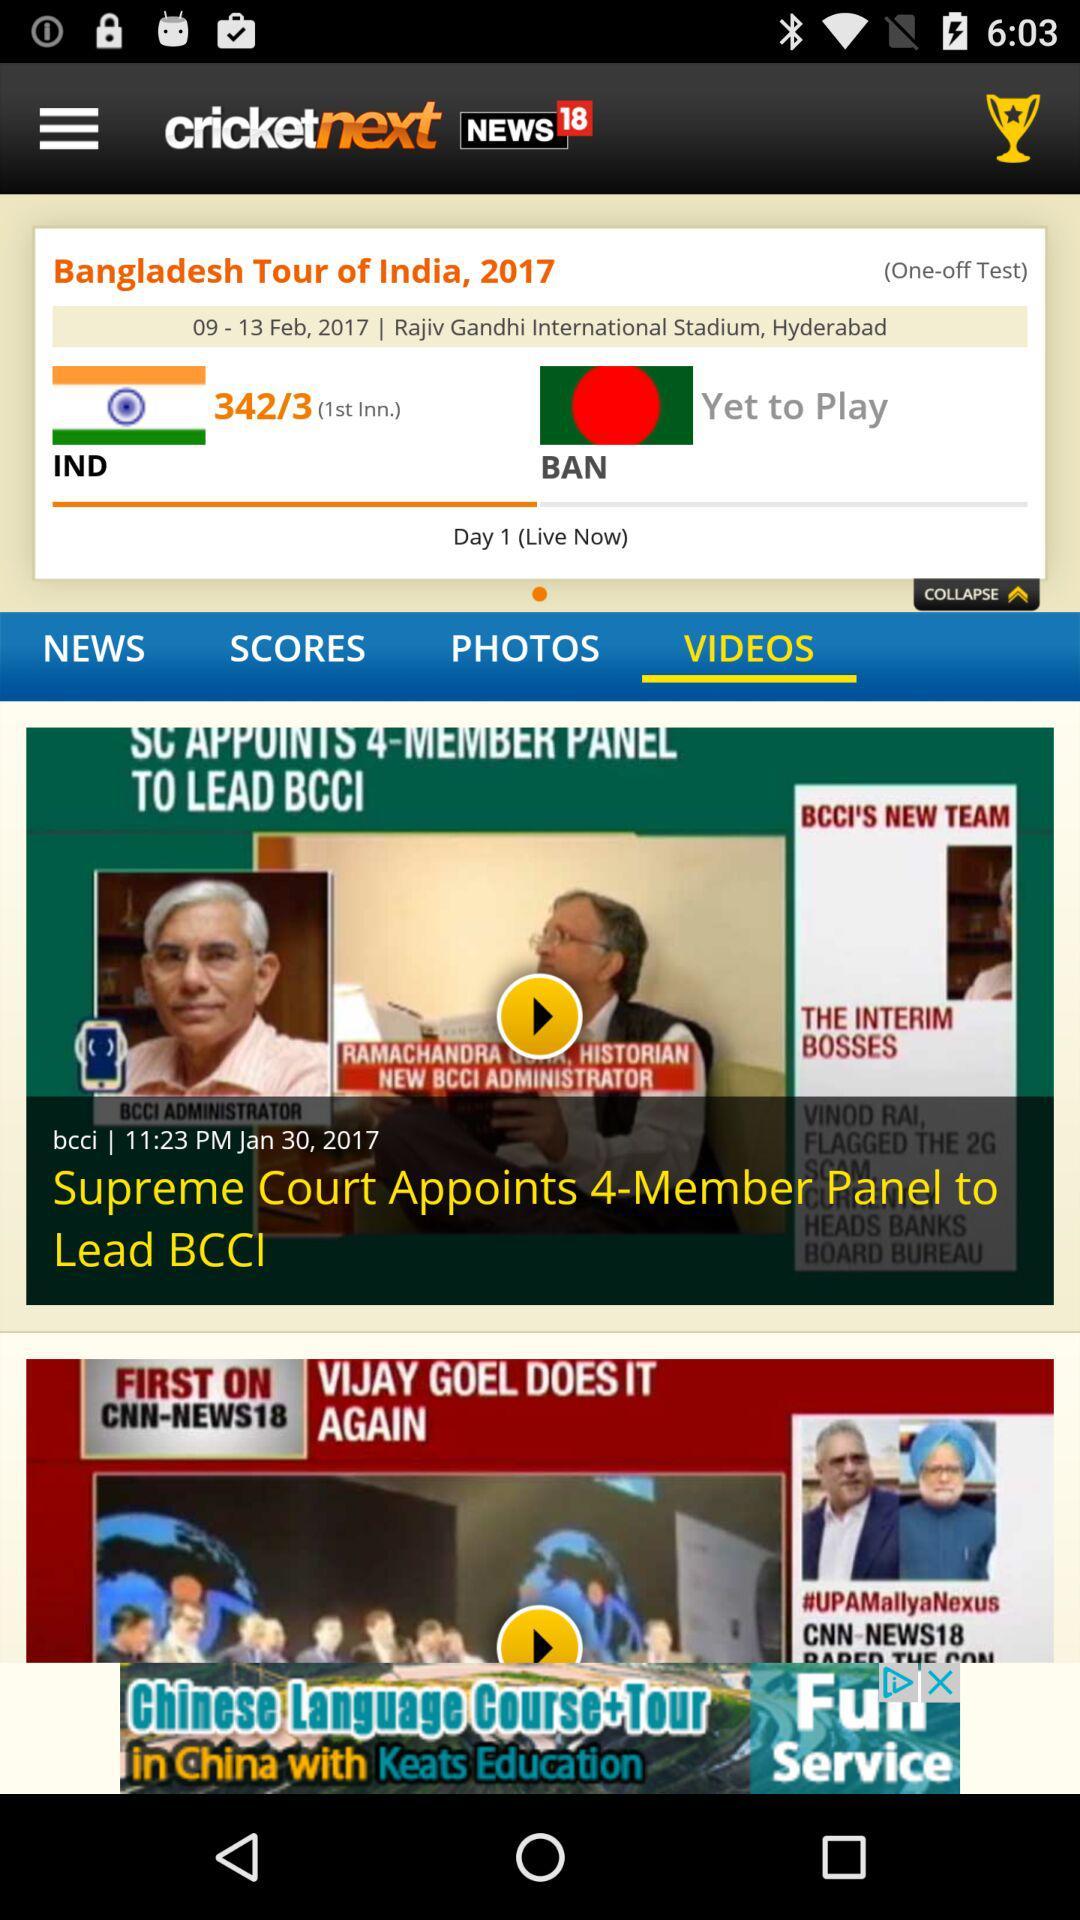  What do you see at coordinates (540, 1727) in the screenshot?
I see `advertisement` at bounding box center [540, 1727].